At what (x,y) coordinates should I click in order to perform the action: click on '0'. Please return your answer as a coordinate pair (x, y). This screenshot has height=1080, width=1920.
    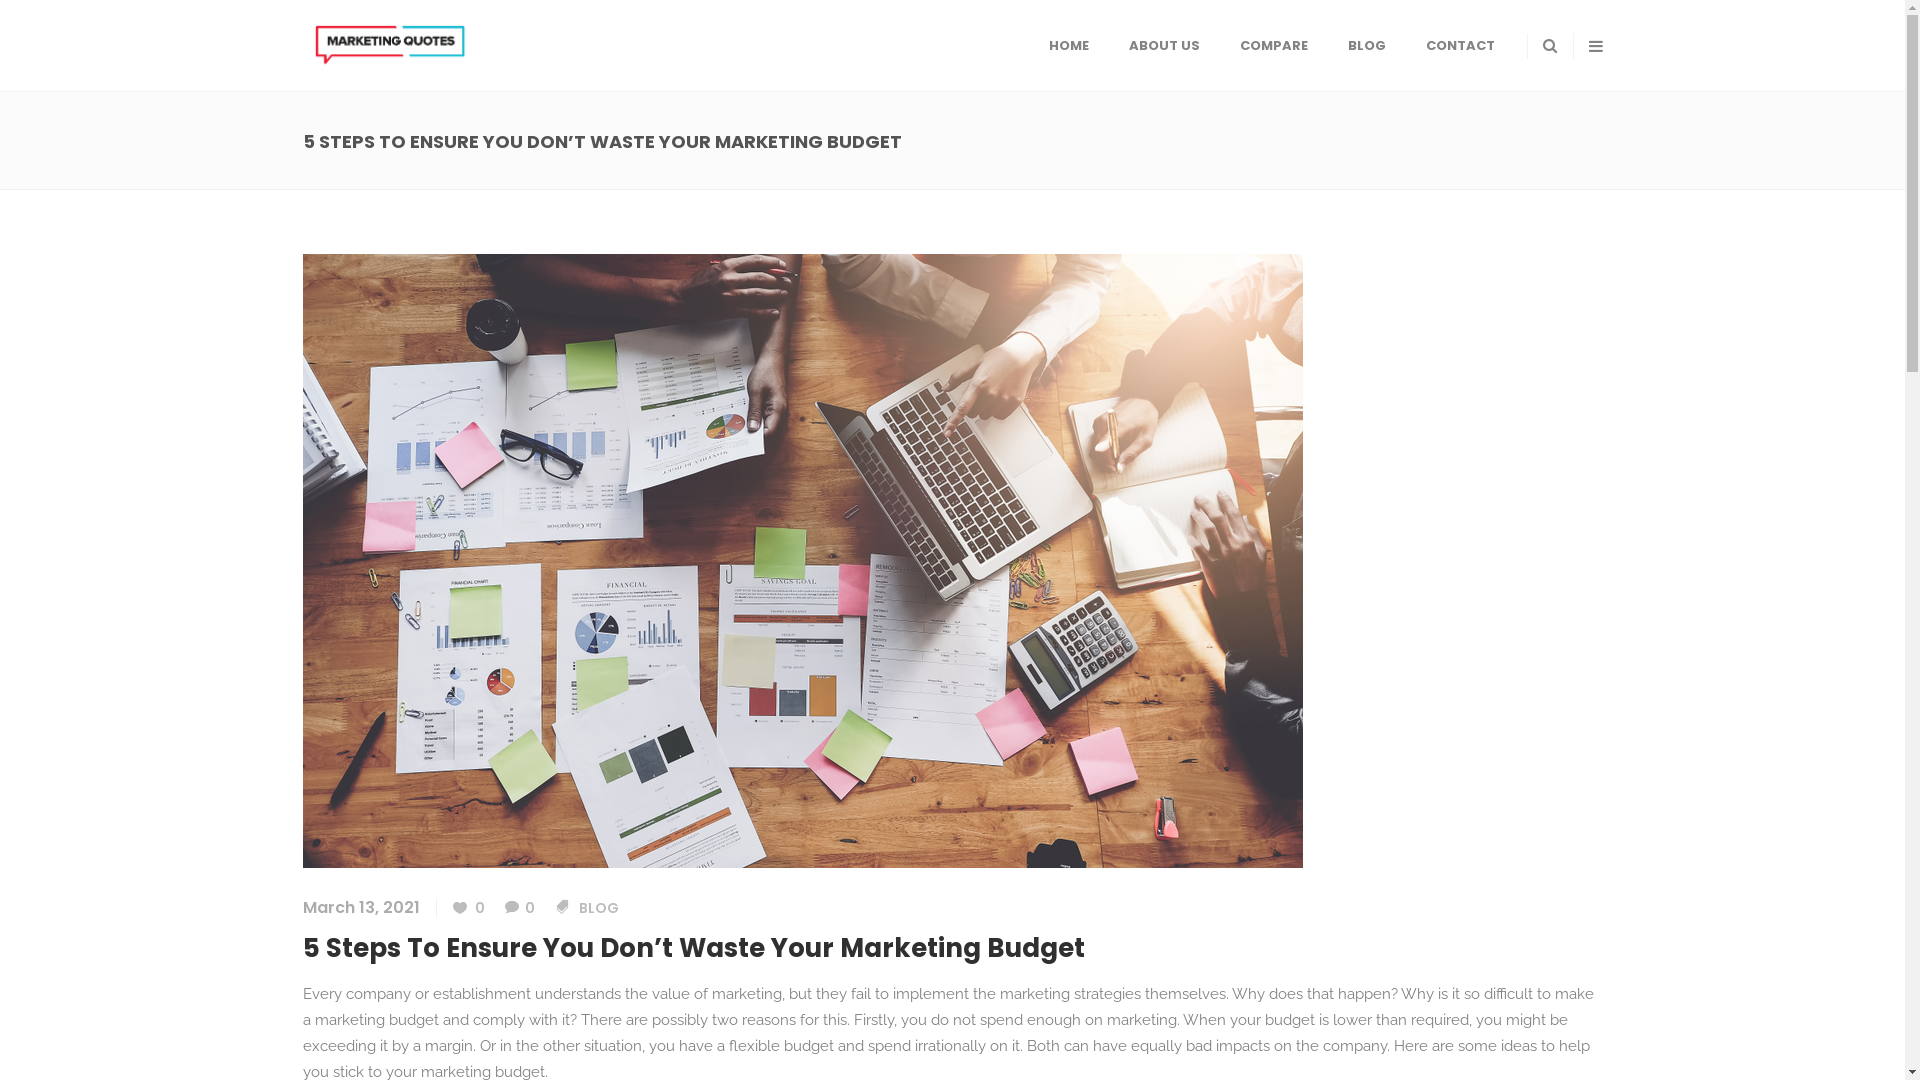
    Looking at the image, I should click on (466, 907).